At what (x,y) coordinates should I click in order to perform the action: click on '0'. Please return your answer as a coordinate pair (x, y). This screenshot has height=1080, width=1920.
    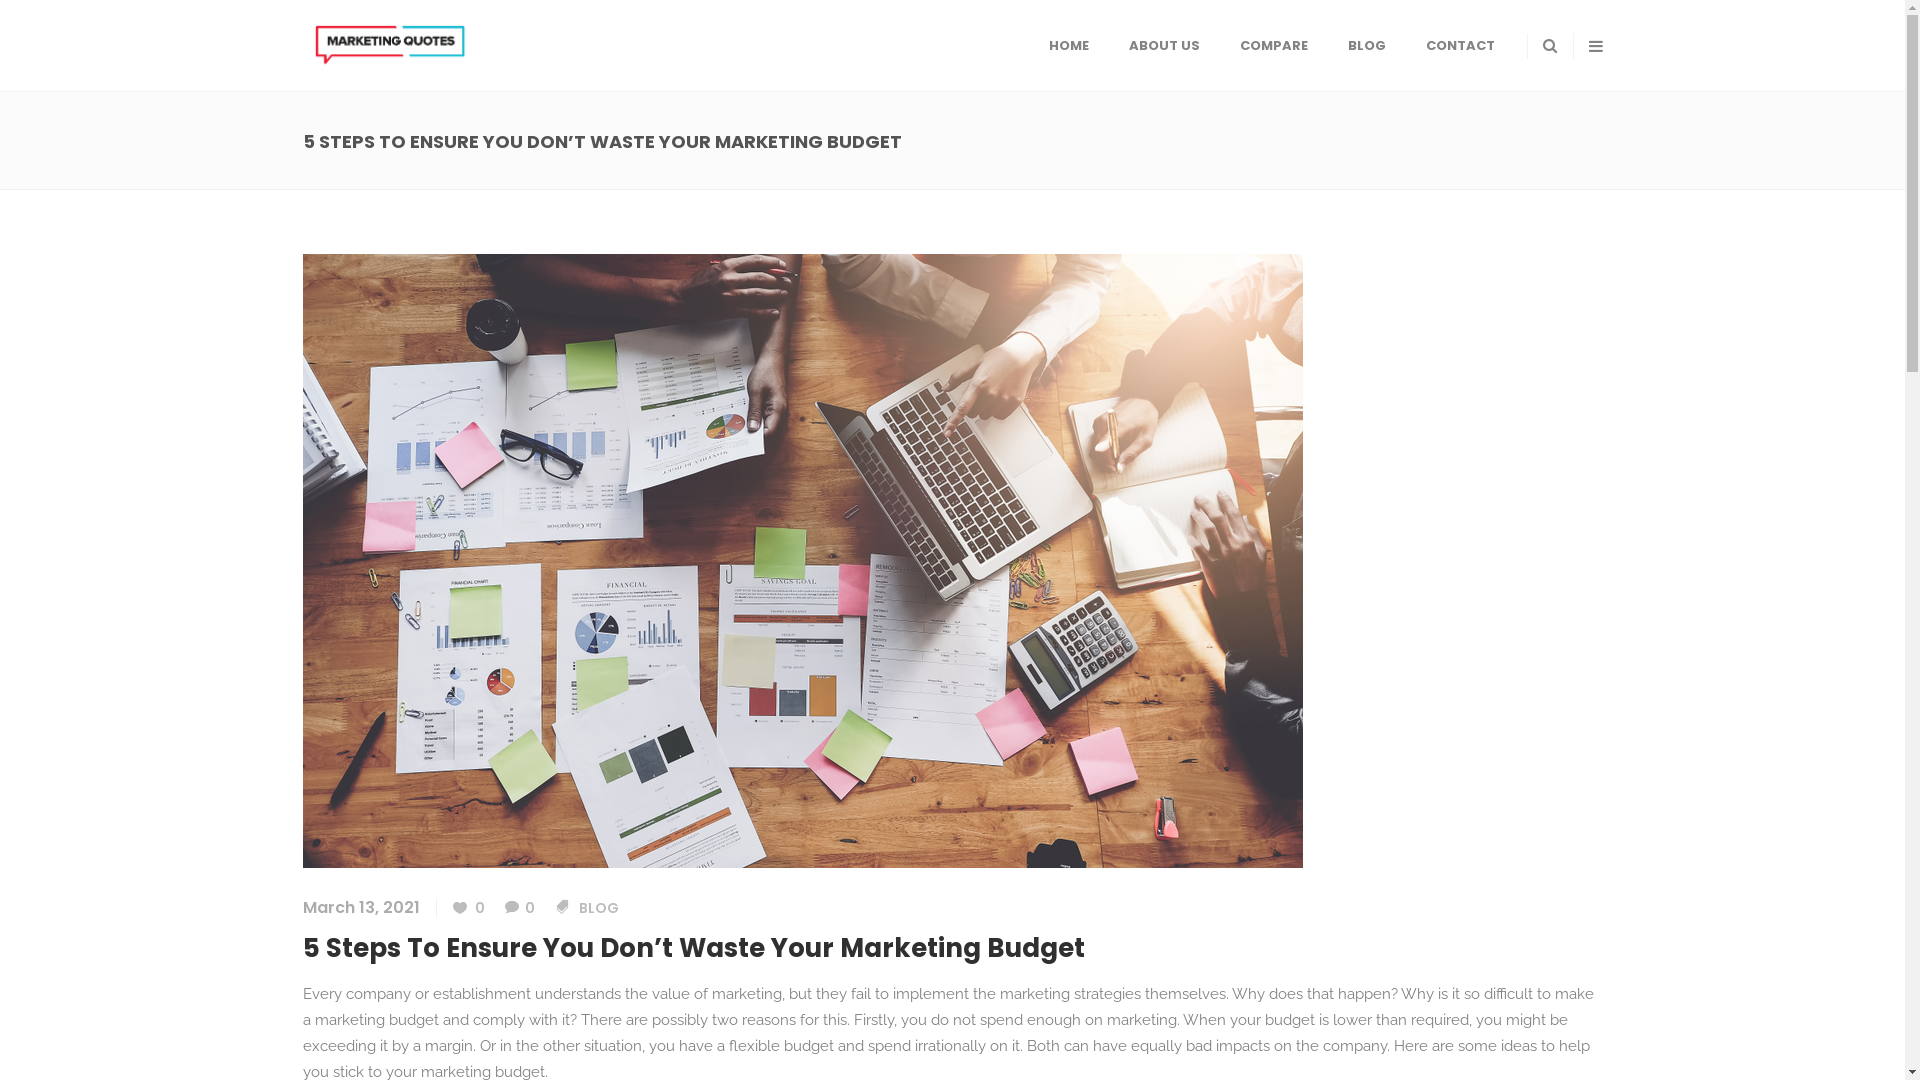
    Looking at the image, I should click on (466, 907).